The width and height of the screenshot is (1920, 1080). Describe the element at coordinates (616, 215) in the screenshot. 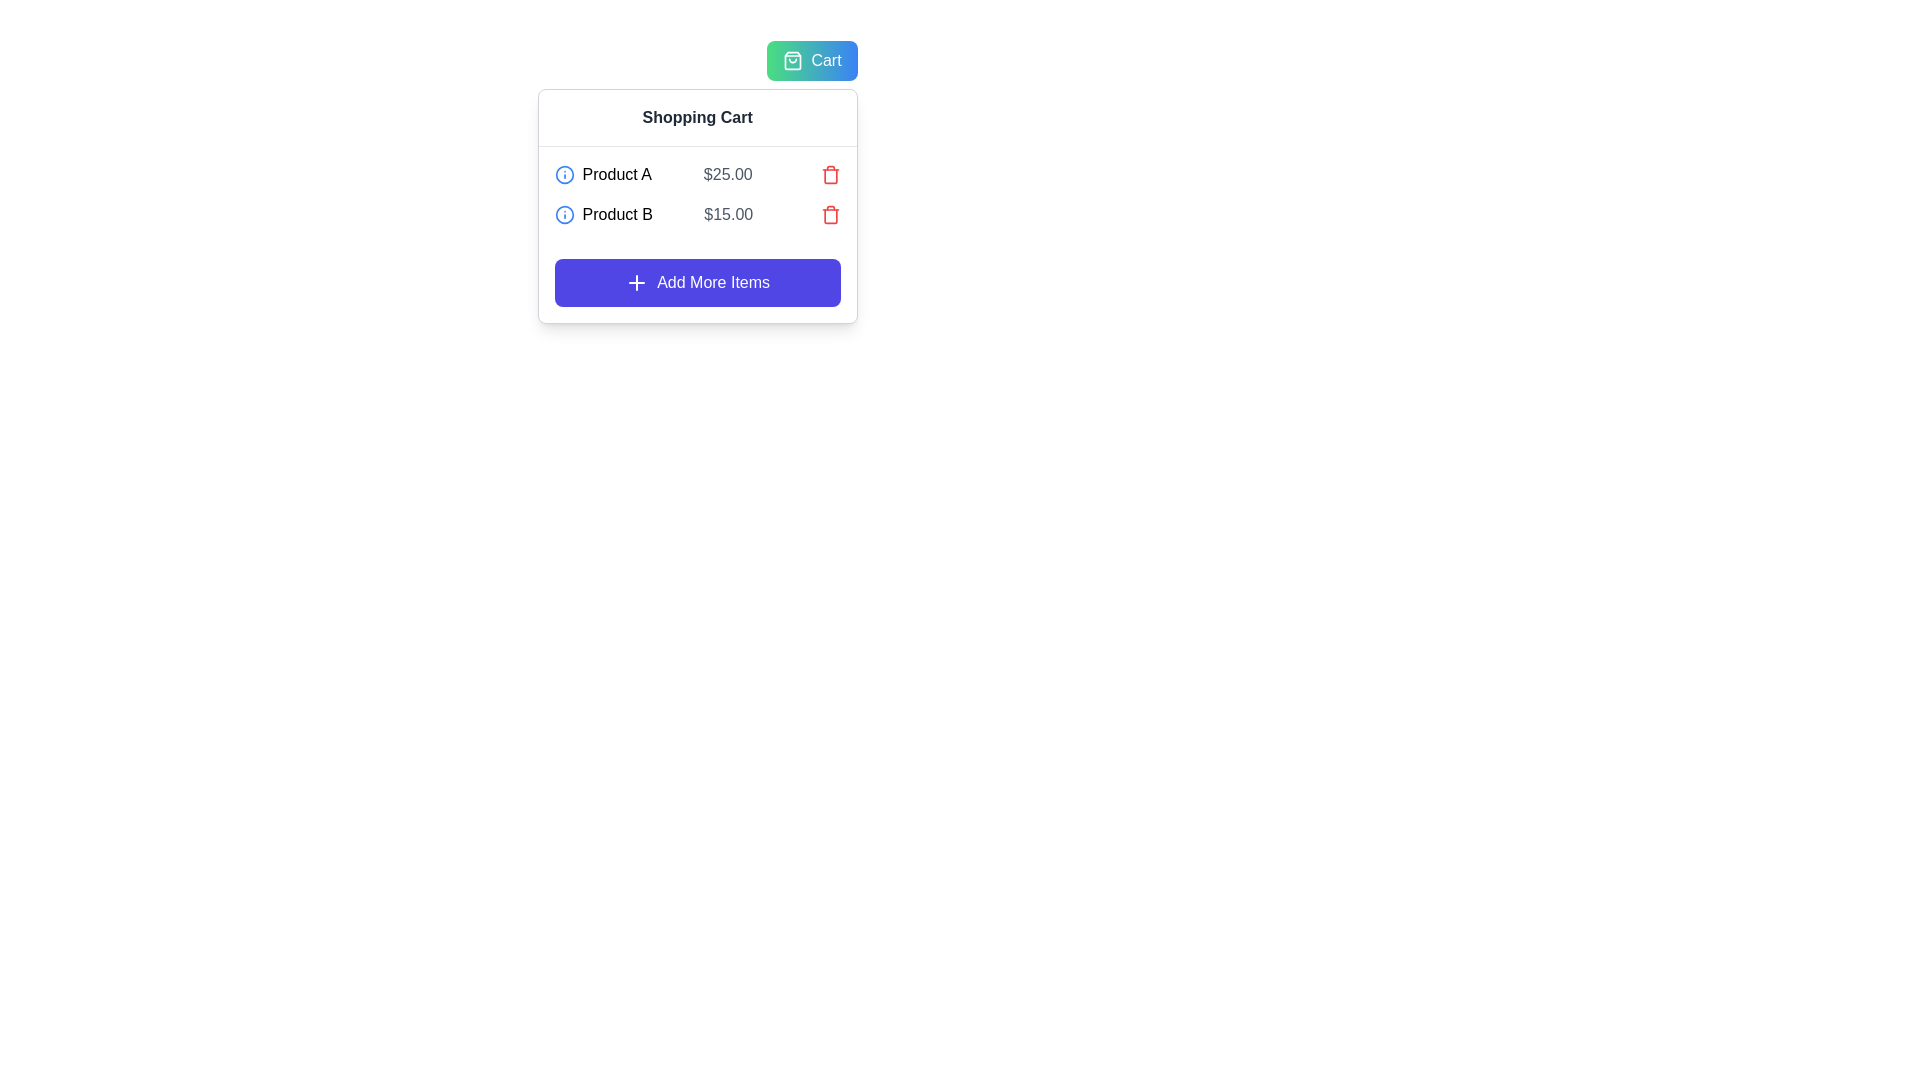

I see `the 'Product B' text label in the Shopping Cart section` at that location.